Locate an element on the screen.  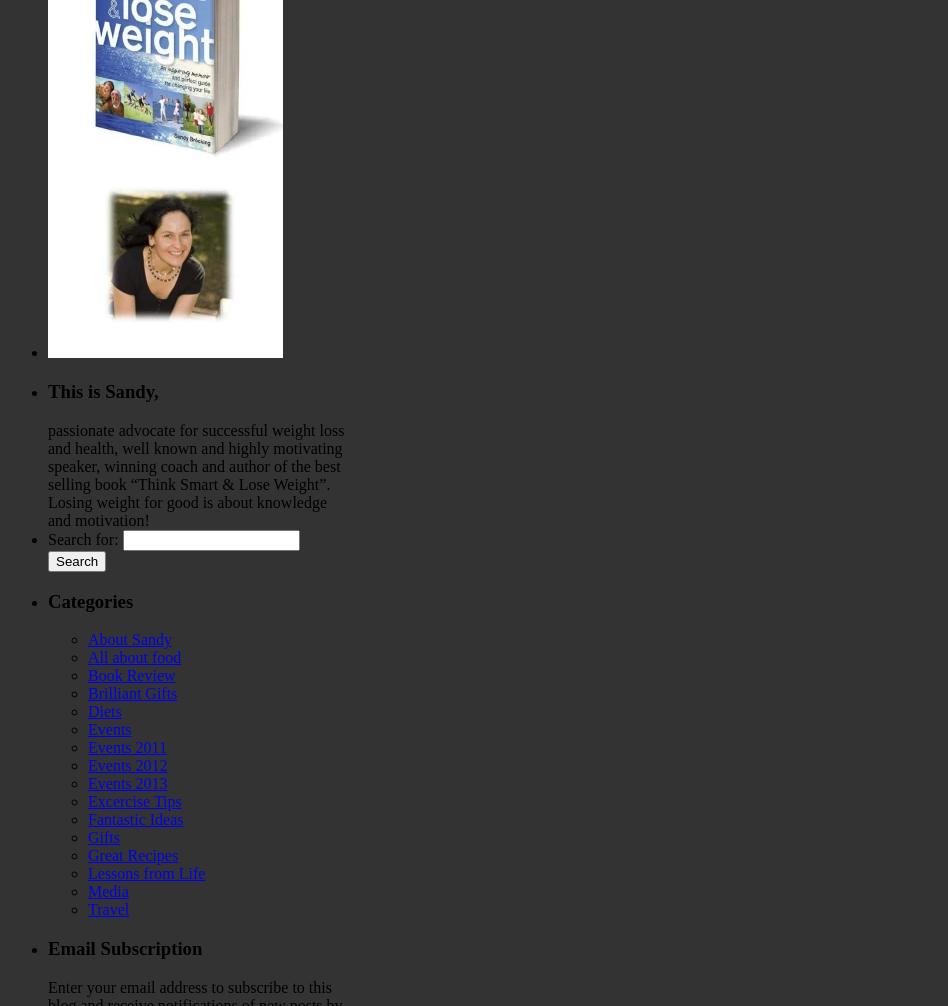
'Search for:' is located at coordinates (83, 538).